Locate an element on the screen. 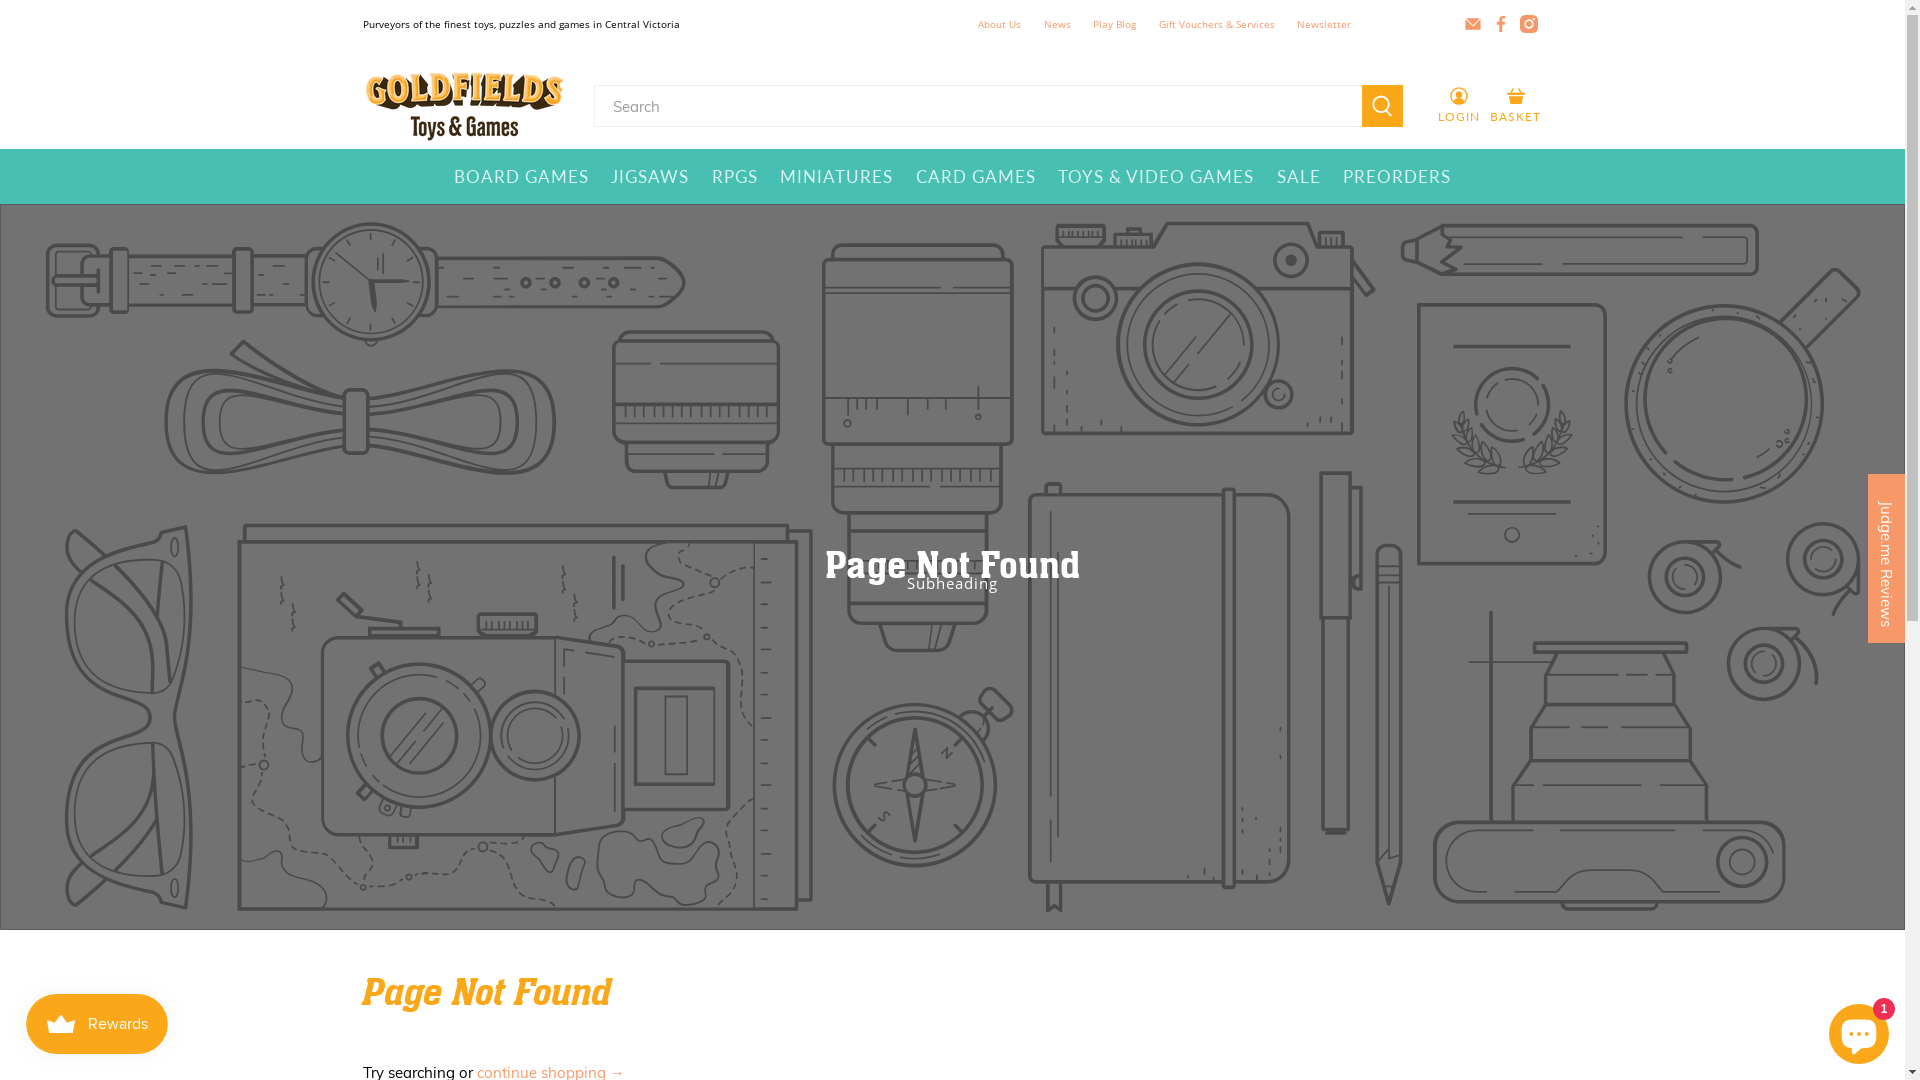 Image resolution: width=1920 pixels, height=1080 pixels. 'MINIATURES' is located at coordinates (836, 176).